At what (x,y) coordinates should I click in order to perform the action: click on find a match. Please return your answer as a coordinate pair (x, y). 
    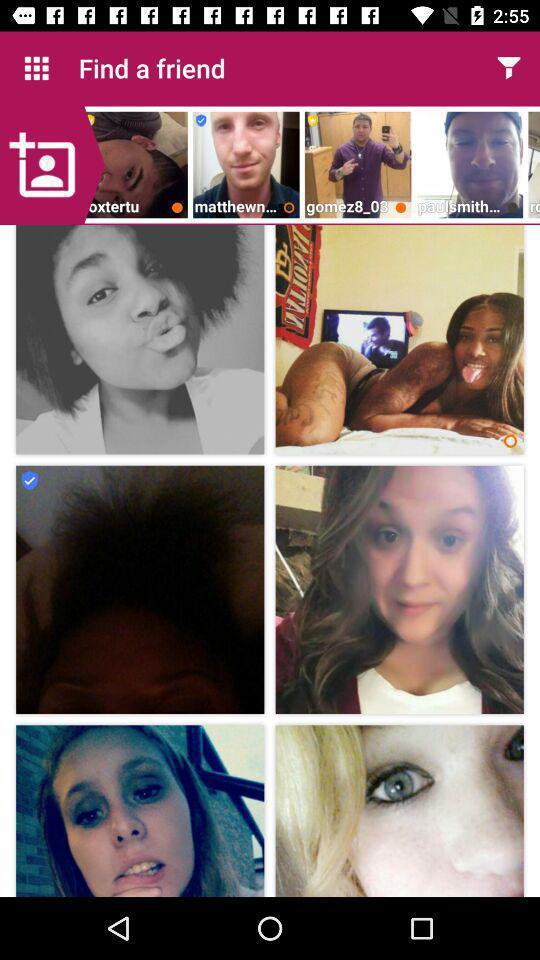
    Looking at the image, I should click on (508, 68).